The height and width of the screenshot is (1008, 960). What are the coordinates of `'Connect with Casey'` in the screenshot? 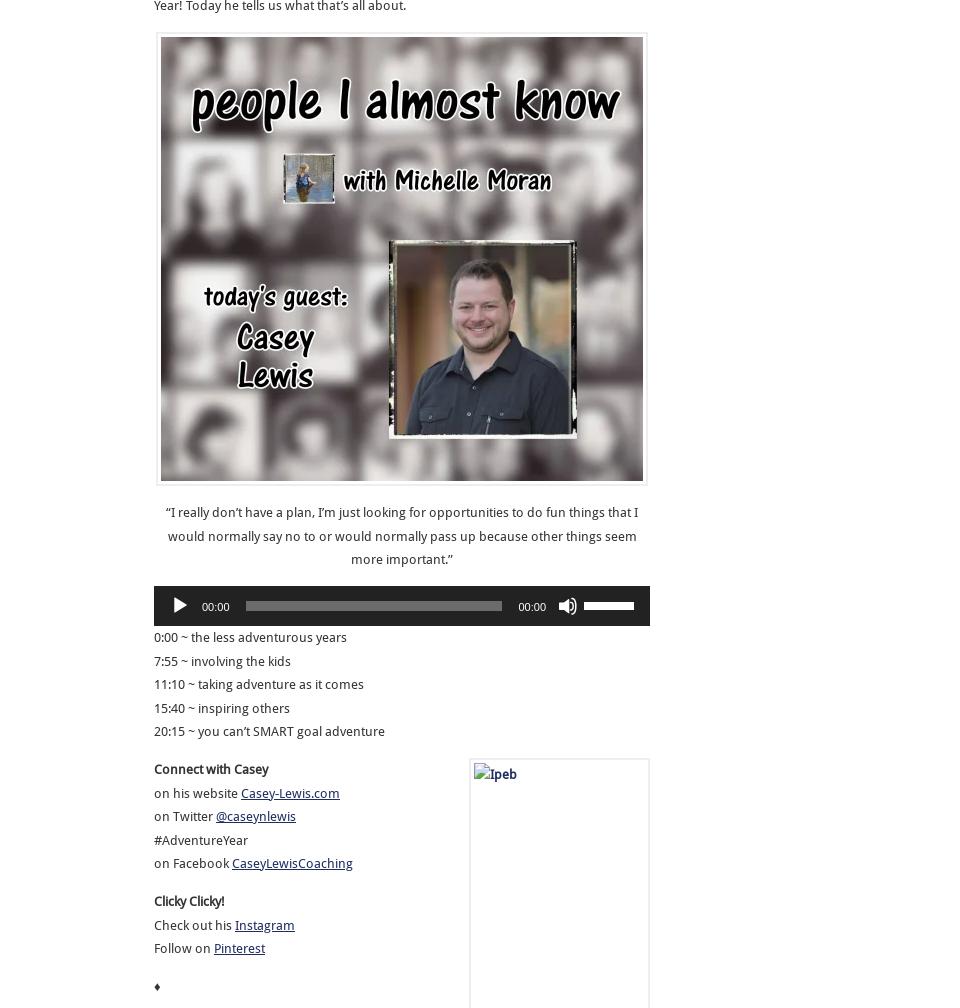 It's located at (211, 769).